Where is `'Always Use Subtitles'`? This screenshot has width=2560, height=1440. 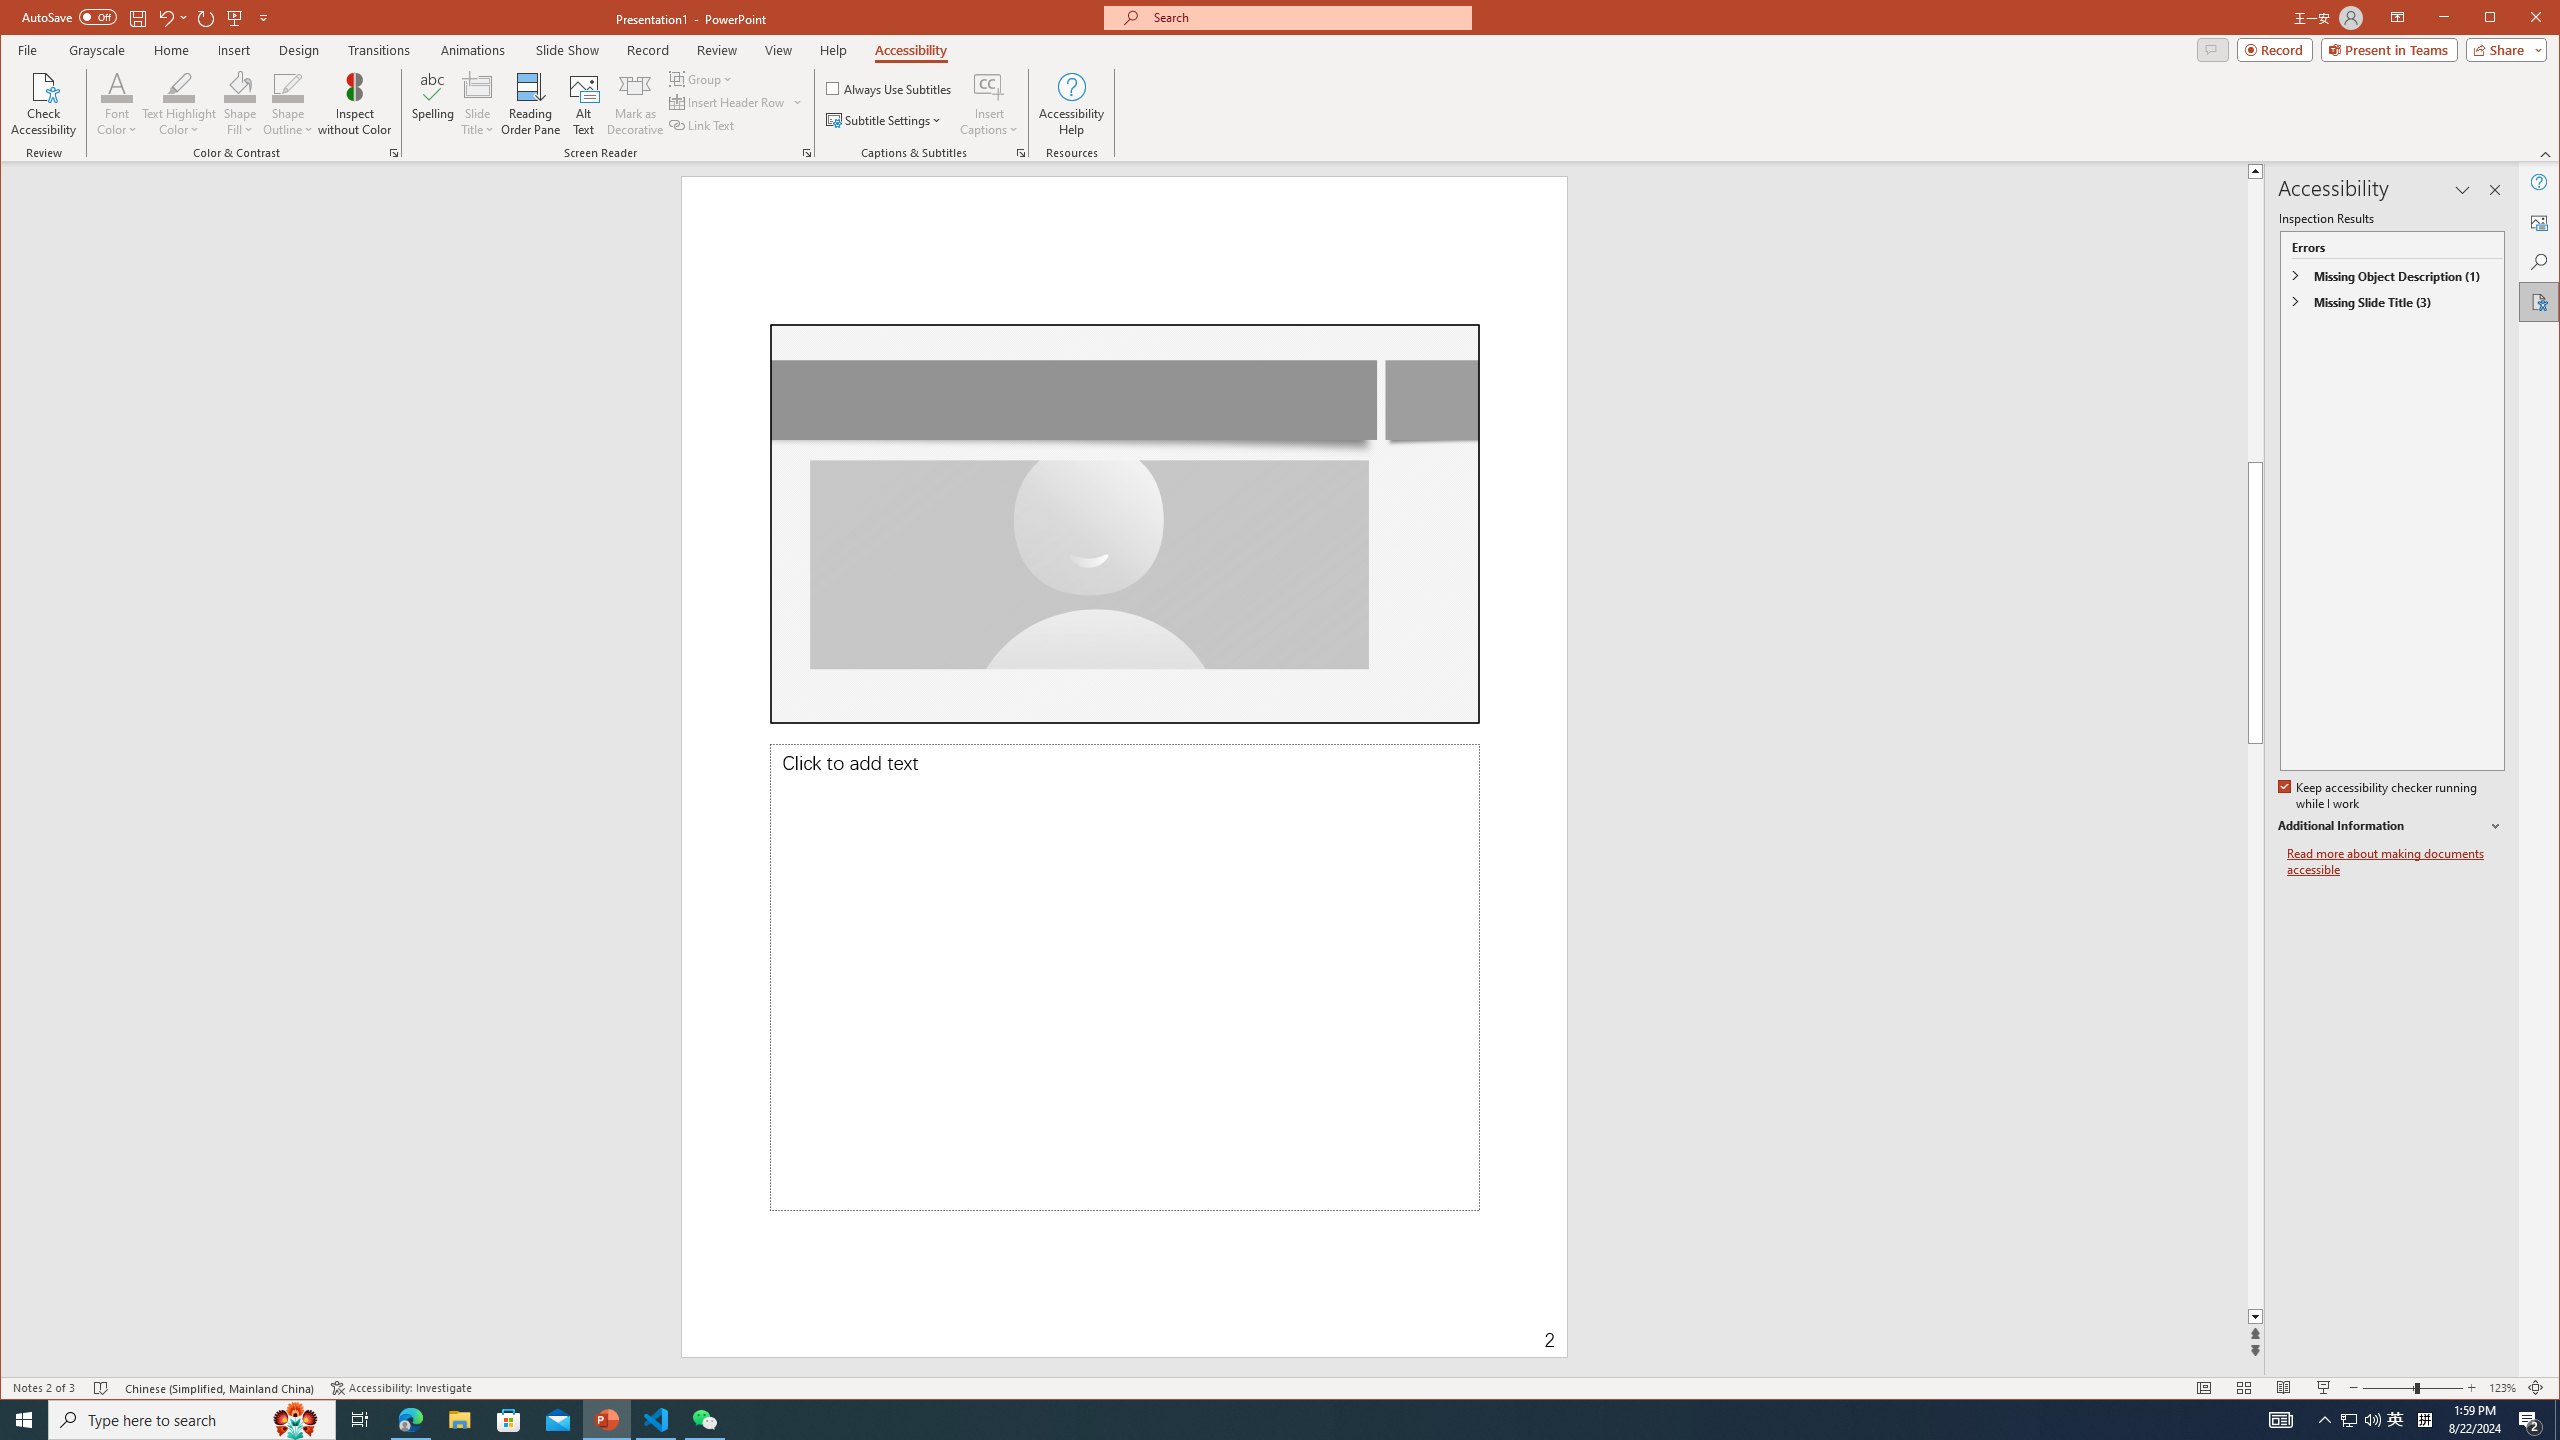 'Always Use Subtitles' is located at coordinates (888, 87).